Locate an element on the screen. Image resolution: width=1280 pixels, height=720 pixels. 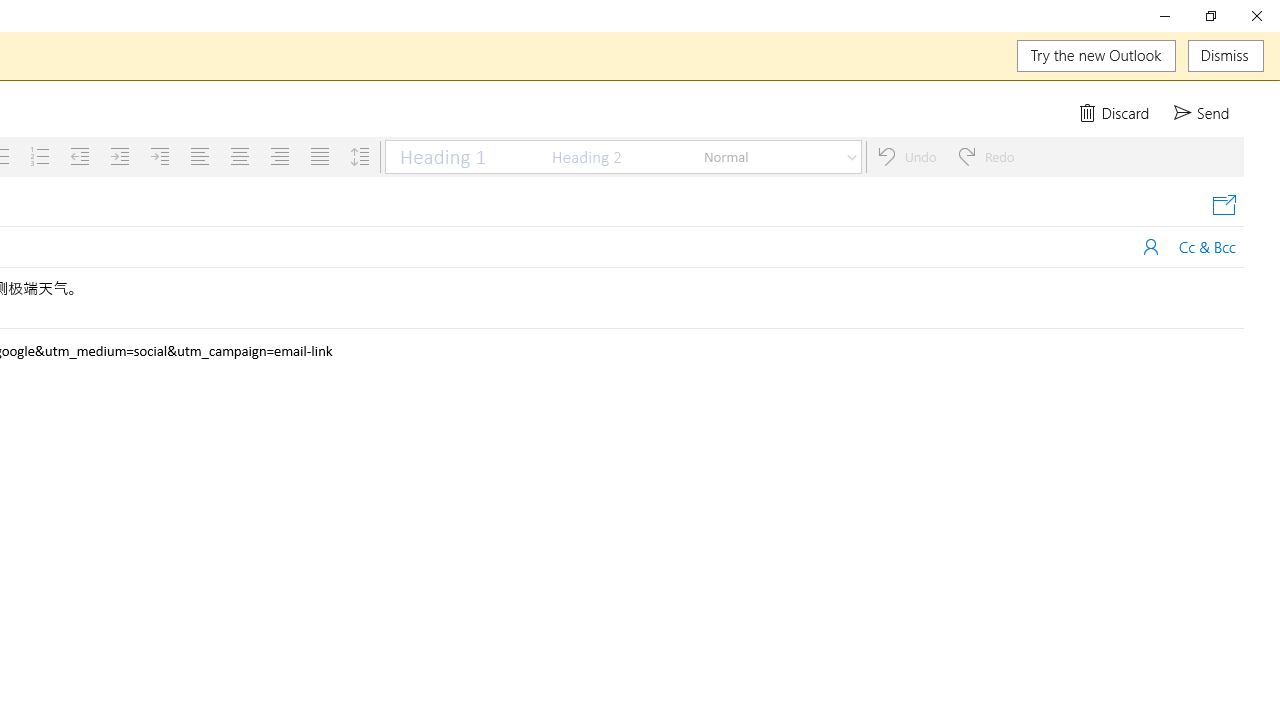
'Open message in a new window' is located at coordinates (1223, 205).